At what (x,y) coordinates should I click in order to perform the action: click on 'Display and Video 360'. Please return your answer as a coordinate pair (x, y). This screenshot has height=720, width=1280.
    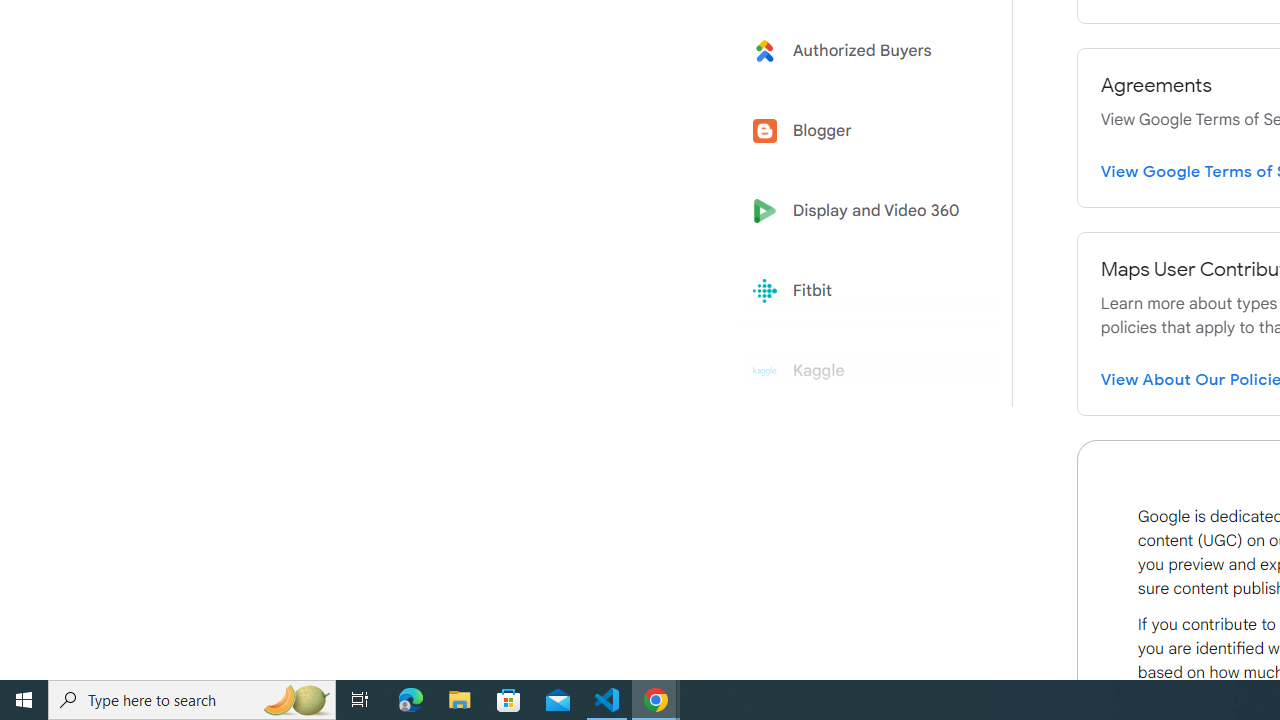
    Looking at the image, I should click on (862, 211).